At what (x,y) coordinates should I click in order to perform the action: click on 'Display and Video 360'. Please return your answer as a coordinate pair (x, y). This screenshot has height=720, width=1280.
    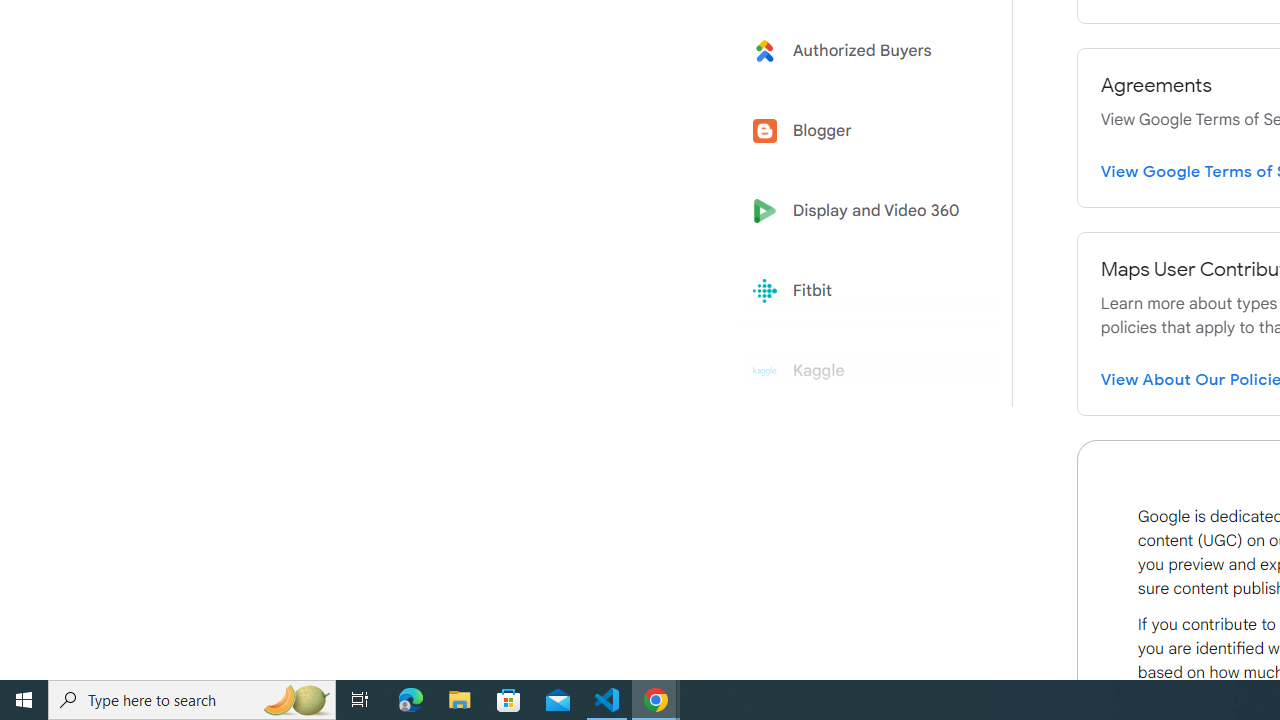
    Looking at the image, I should click on (862, 211).